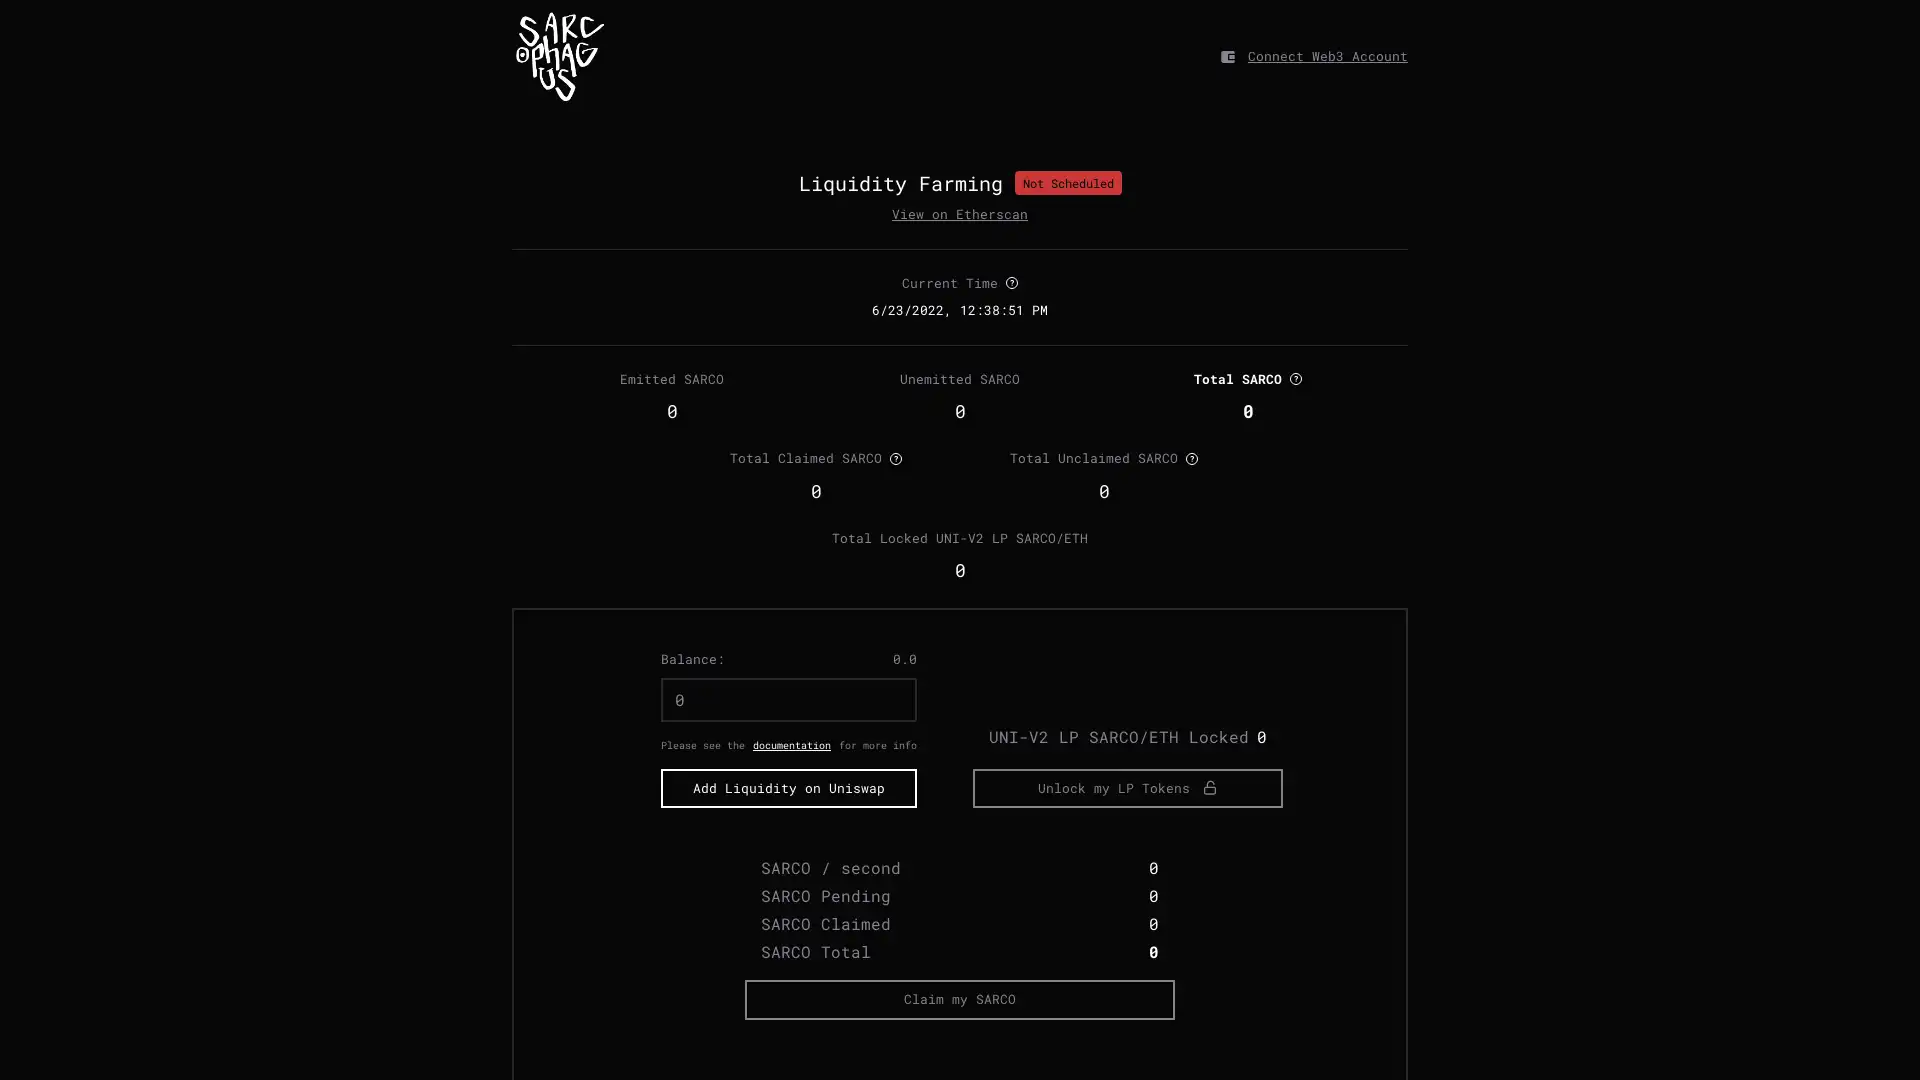 This screenshot has width=1920, height=1080. Describe the element at coordinates (1328, 55) in the screenshot. I see `Connect Web3 Account` at that location.